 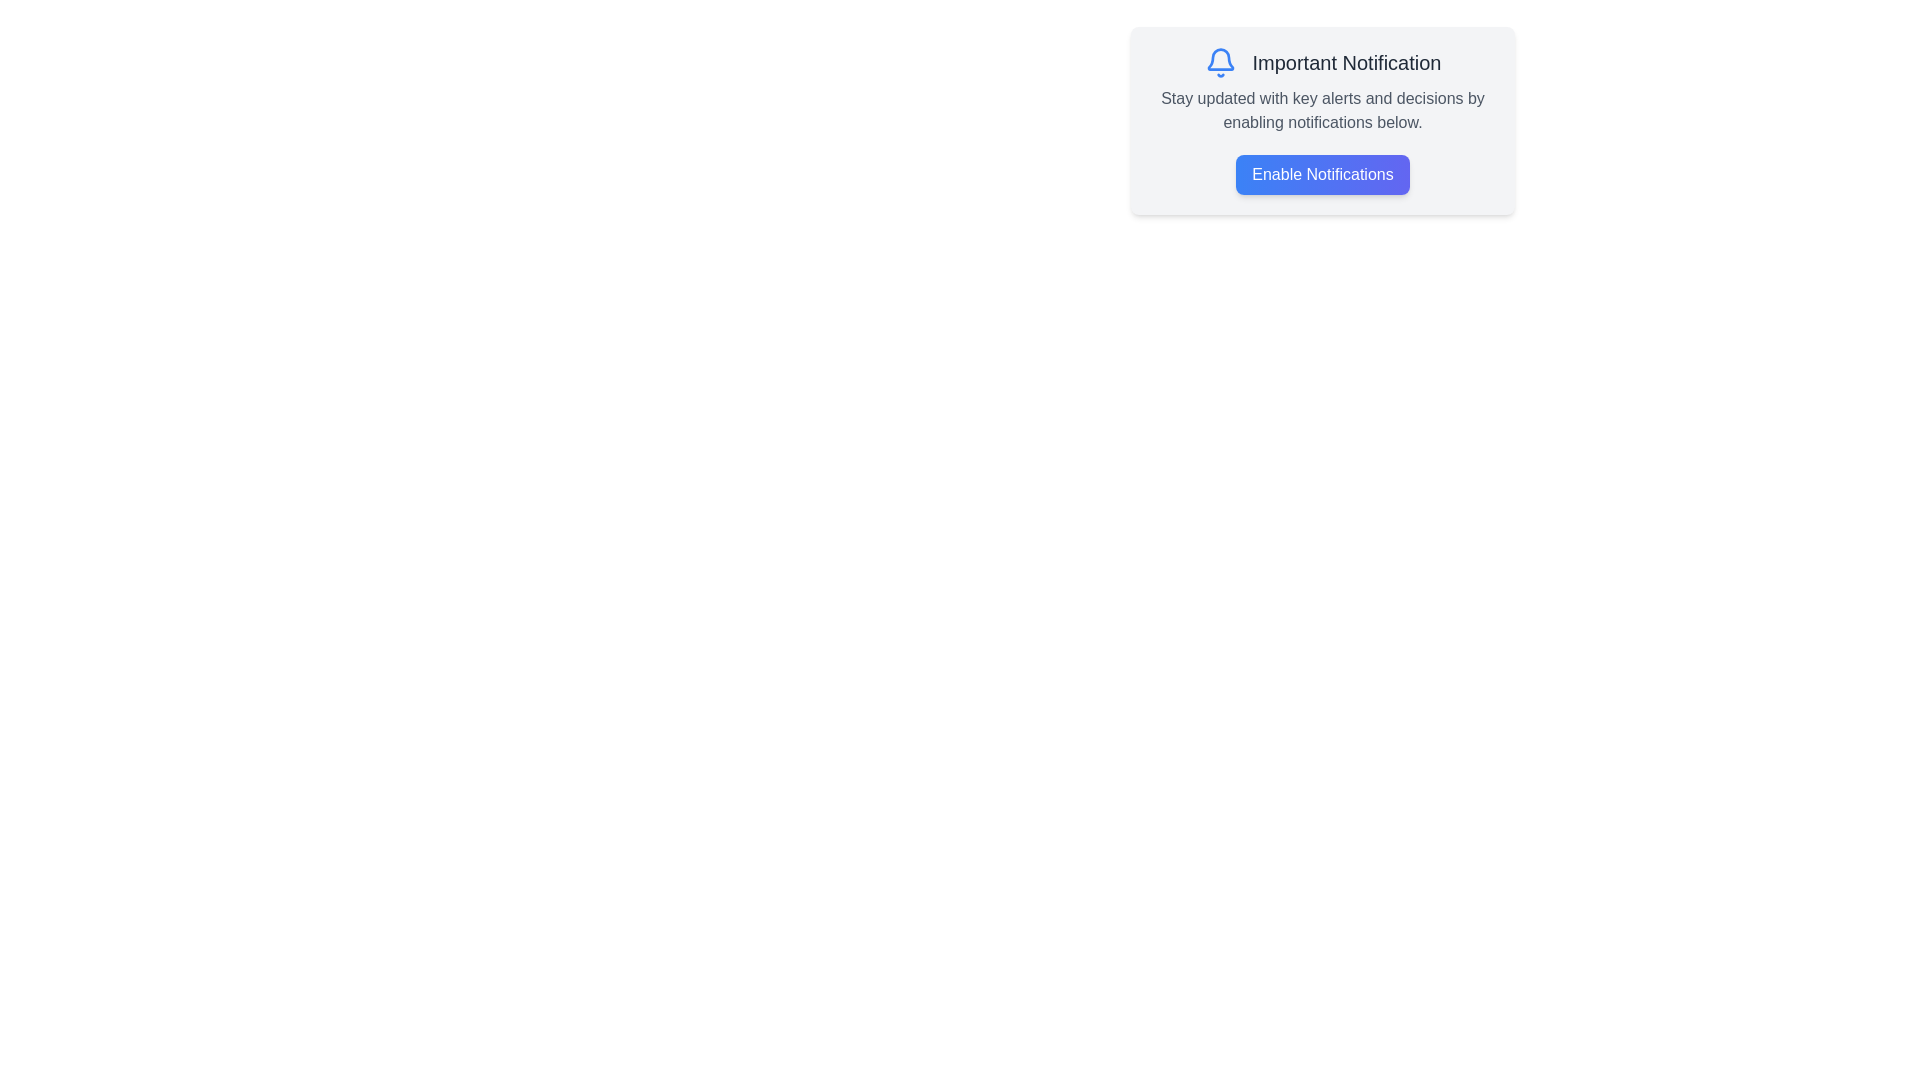 What do you see at coordinates (1323, 173) in the screenshot?
I see `the 'Enable Notifications' button, which is styled with a gradient background and white text` at bounding box center [1323, 173].